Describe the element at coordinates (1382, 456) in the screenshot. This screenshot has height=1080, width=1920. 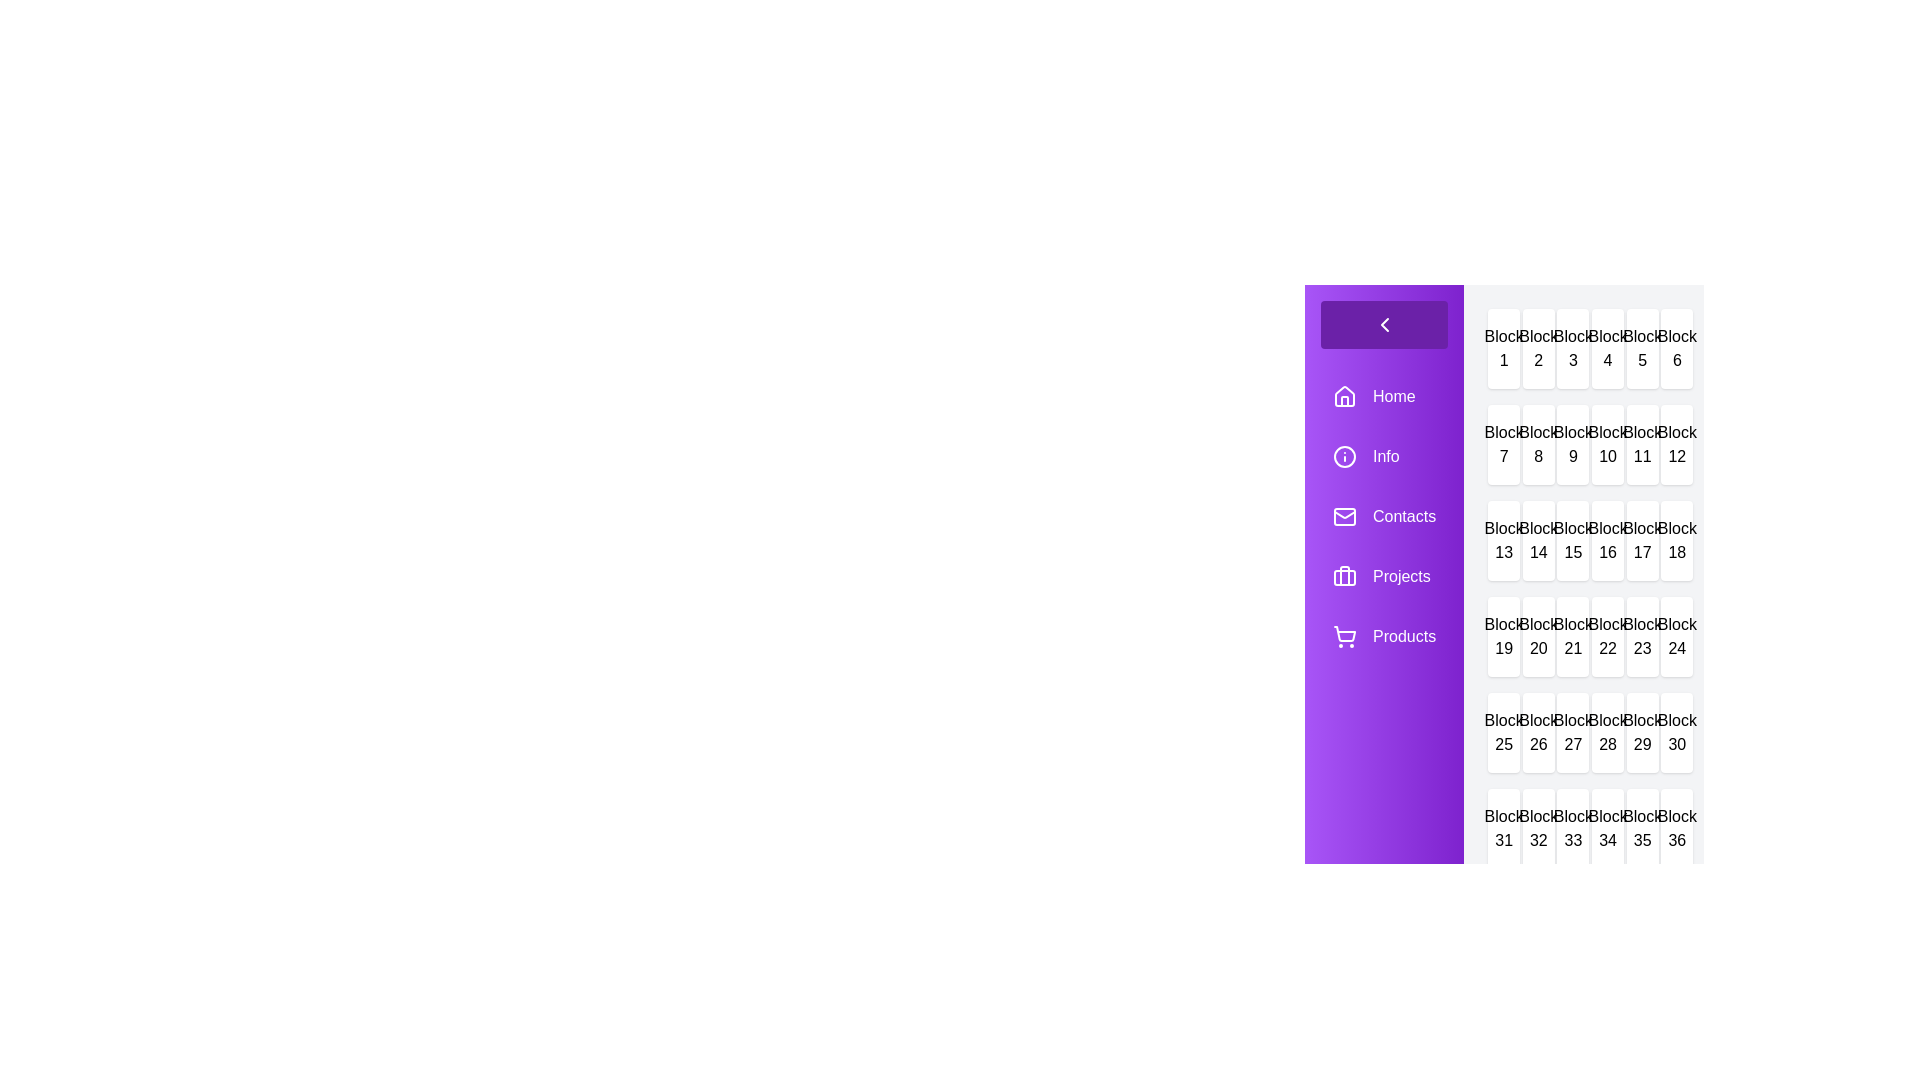
I see `the menu item labeled Info to navigate` at that location.